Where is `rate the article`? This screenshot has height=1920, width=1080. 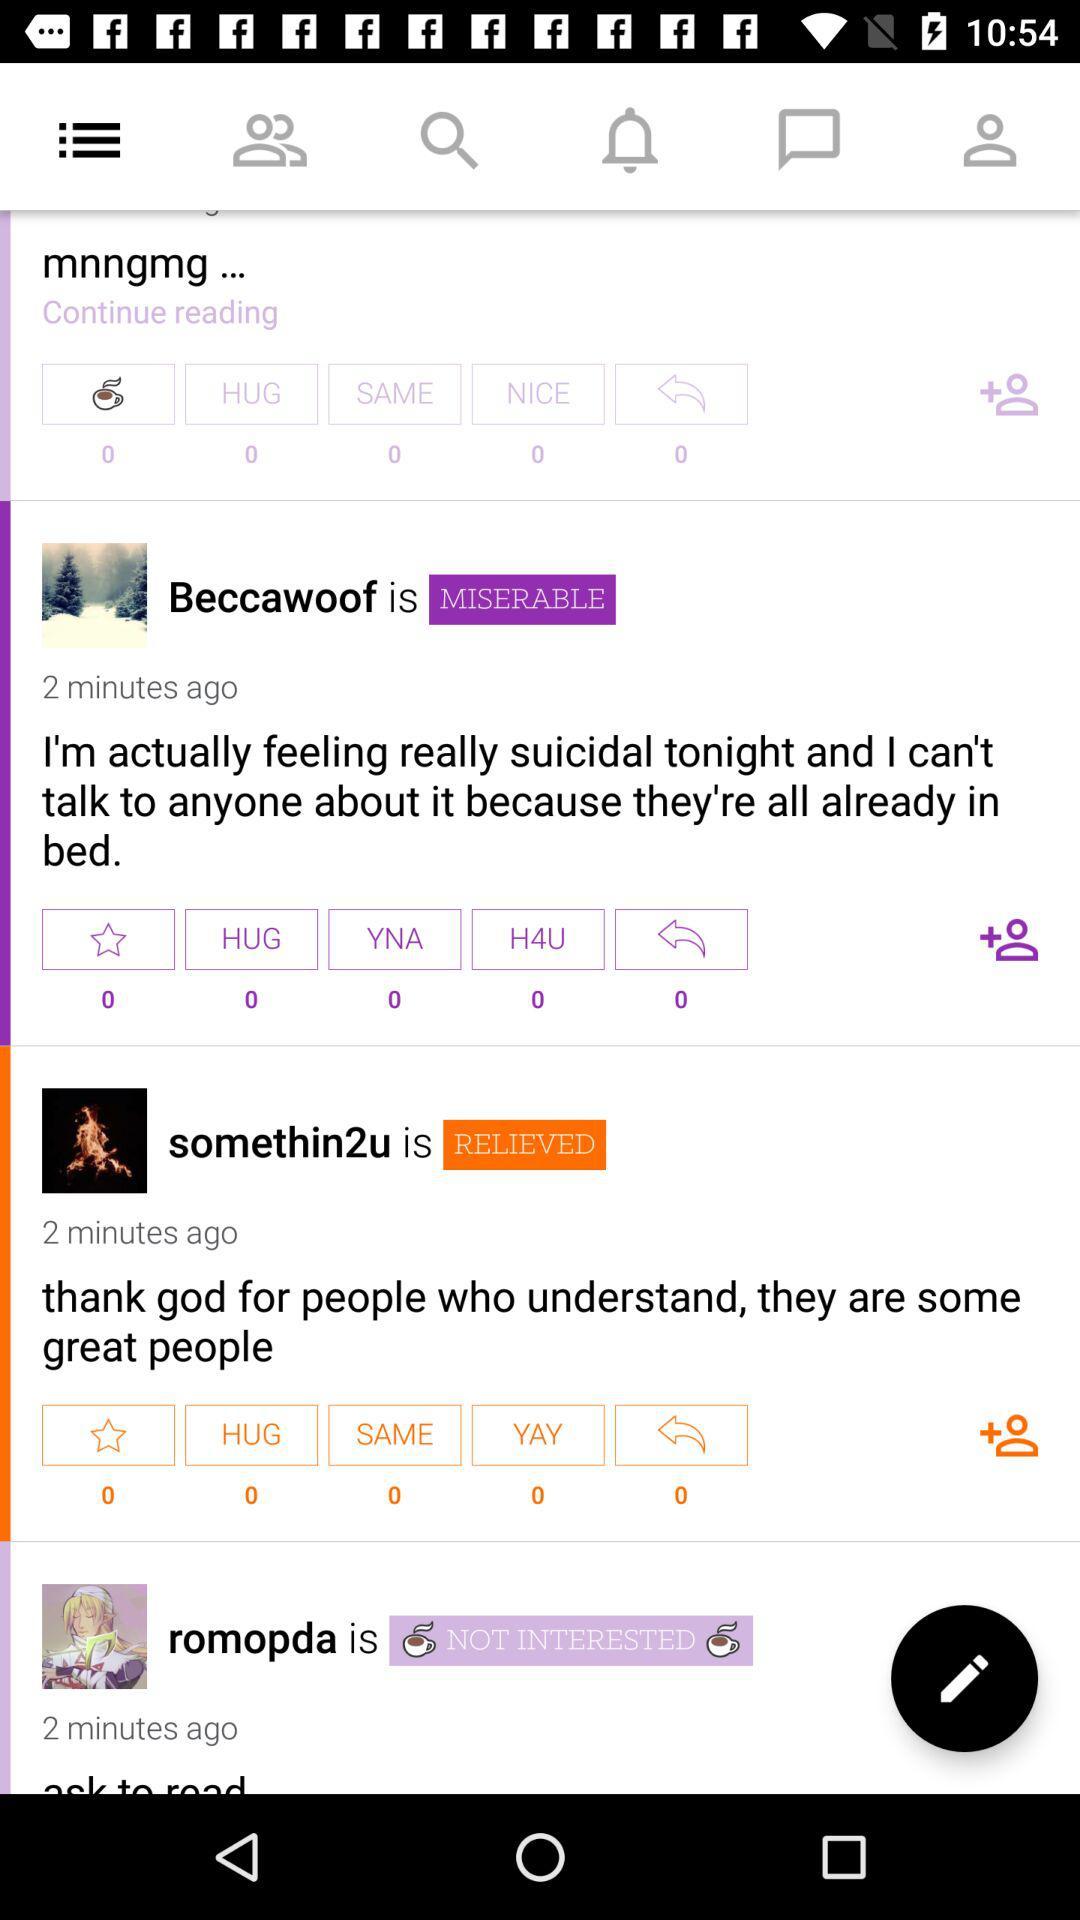 rate the article is located at coordinates (108, 938).